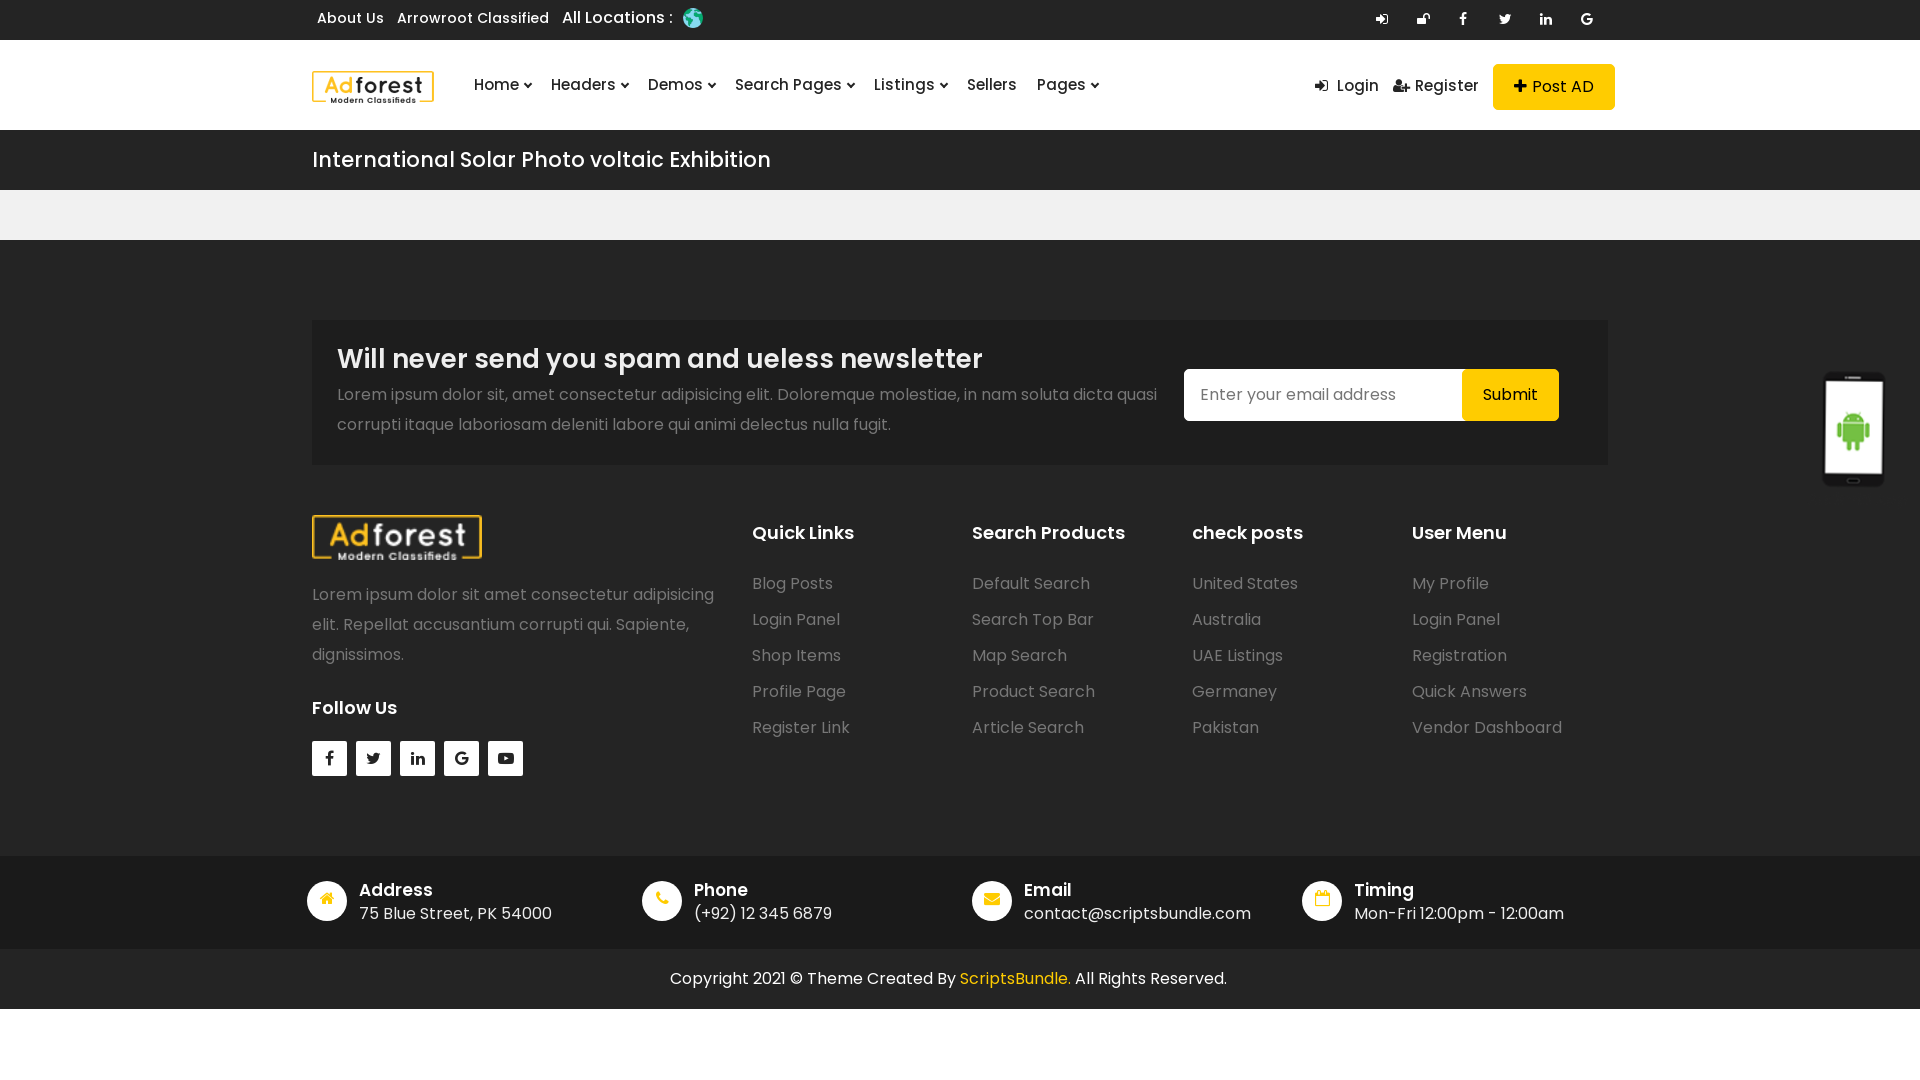  I want to click on 'Vendor Dashboard', so click(1487, 727).